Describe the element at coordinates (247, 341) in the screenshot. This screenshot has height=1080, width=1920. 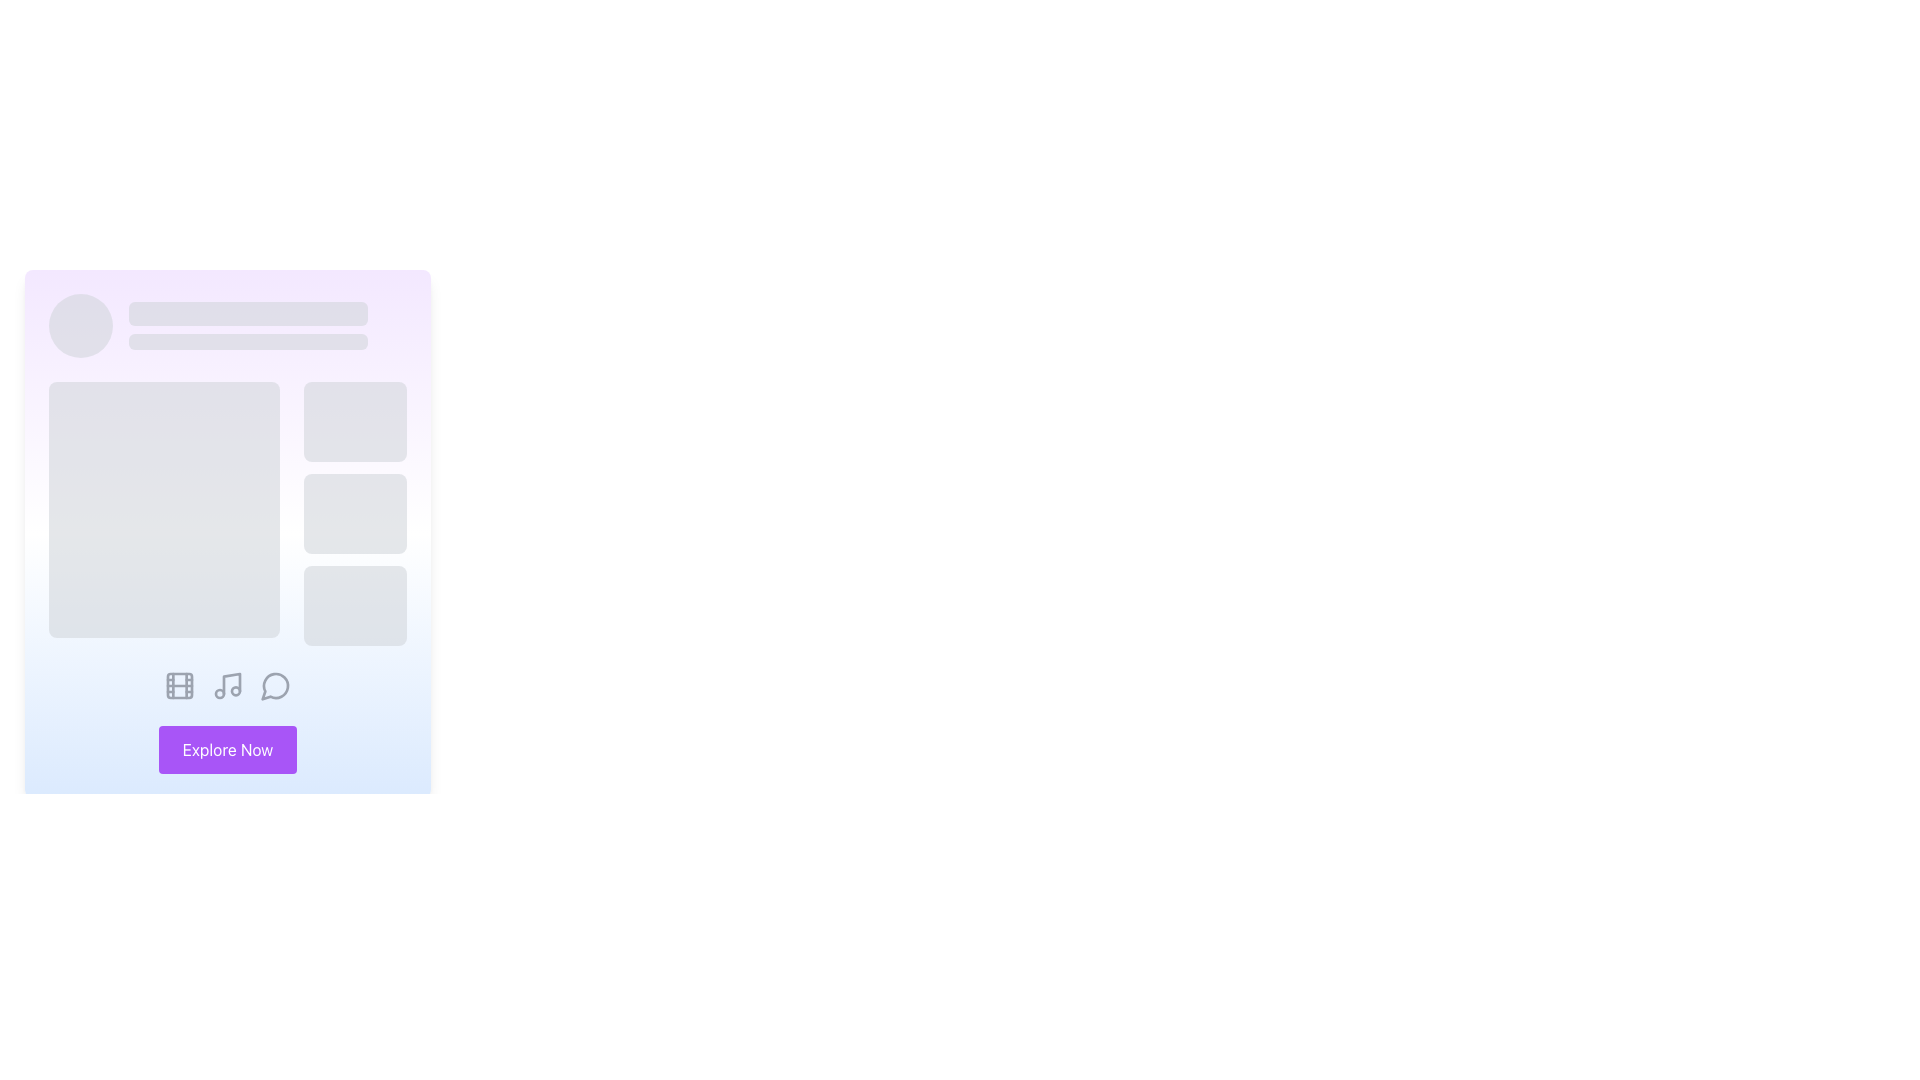
I see `the second loading placeholder bar, which is a gray rectangular bar with rounded corners, positioned in a vertical sequence of similar components` at that location.